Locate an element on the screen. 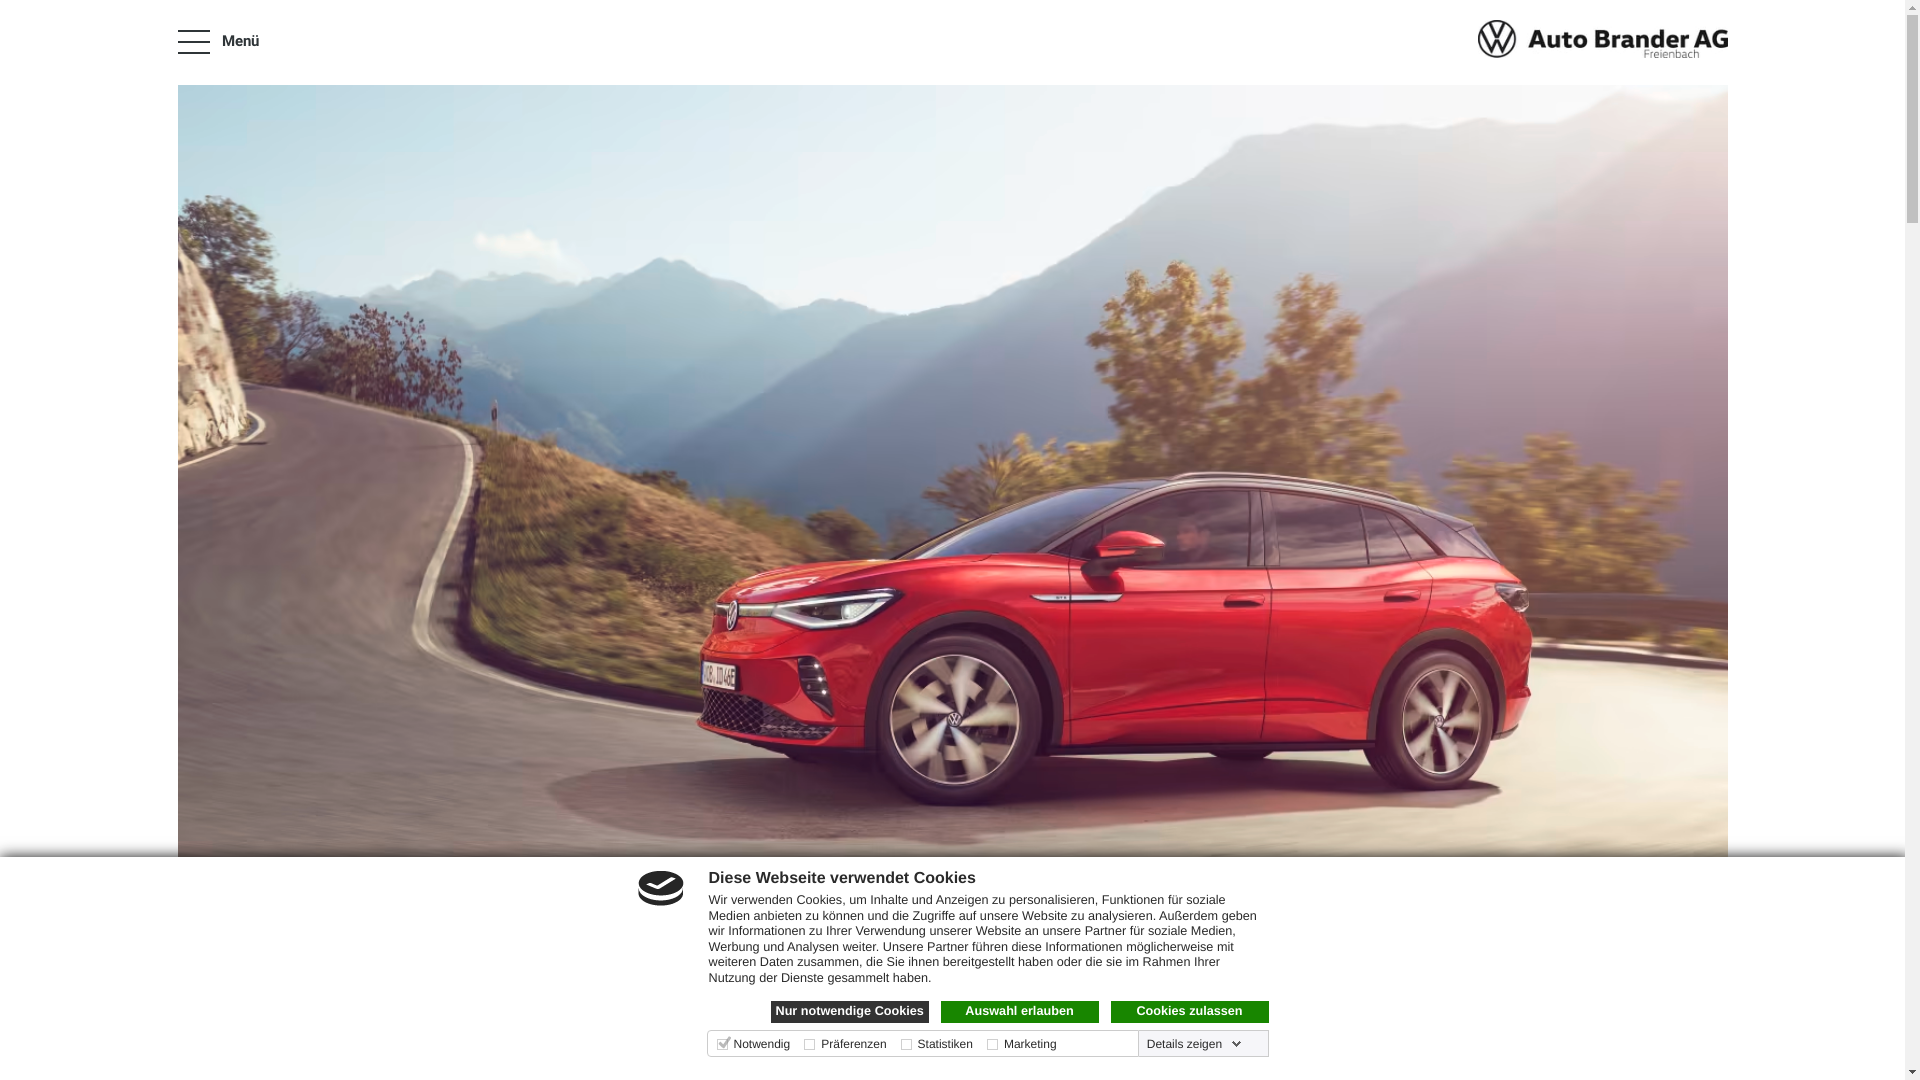  'Cookies zulassen' is located at coordinates (1189, 1011).